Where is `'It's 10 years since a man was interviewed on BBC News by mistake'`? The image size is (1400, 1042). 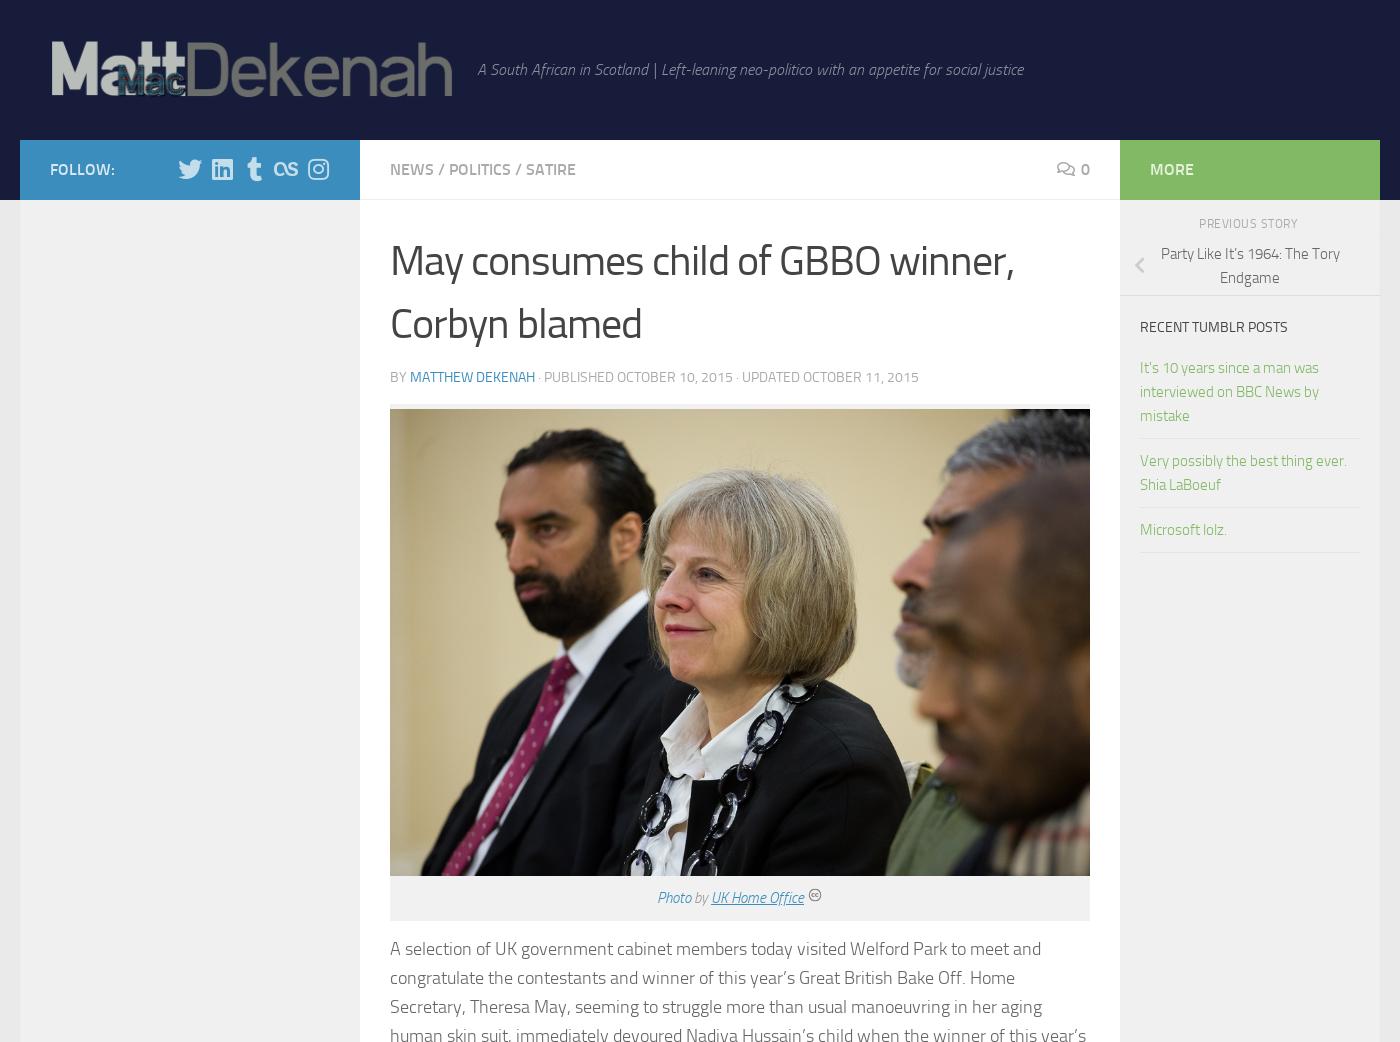
'It's 10 years since a man was interviewed on BBC News by mistake' is located at coordinates (1229, 389).